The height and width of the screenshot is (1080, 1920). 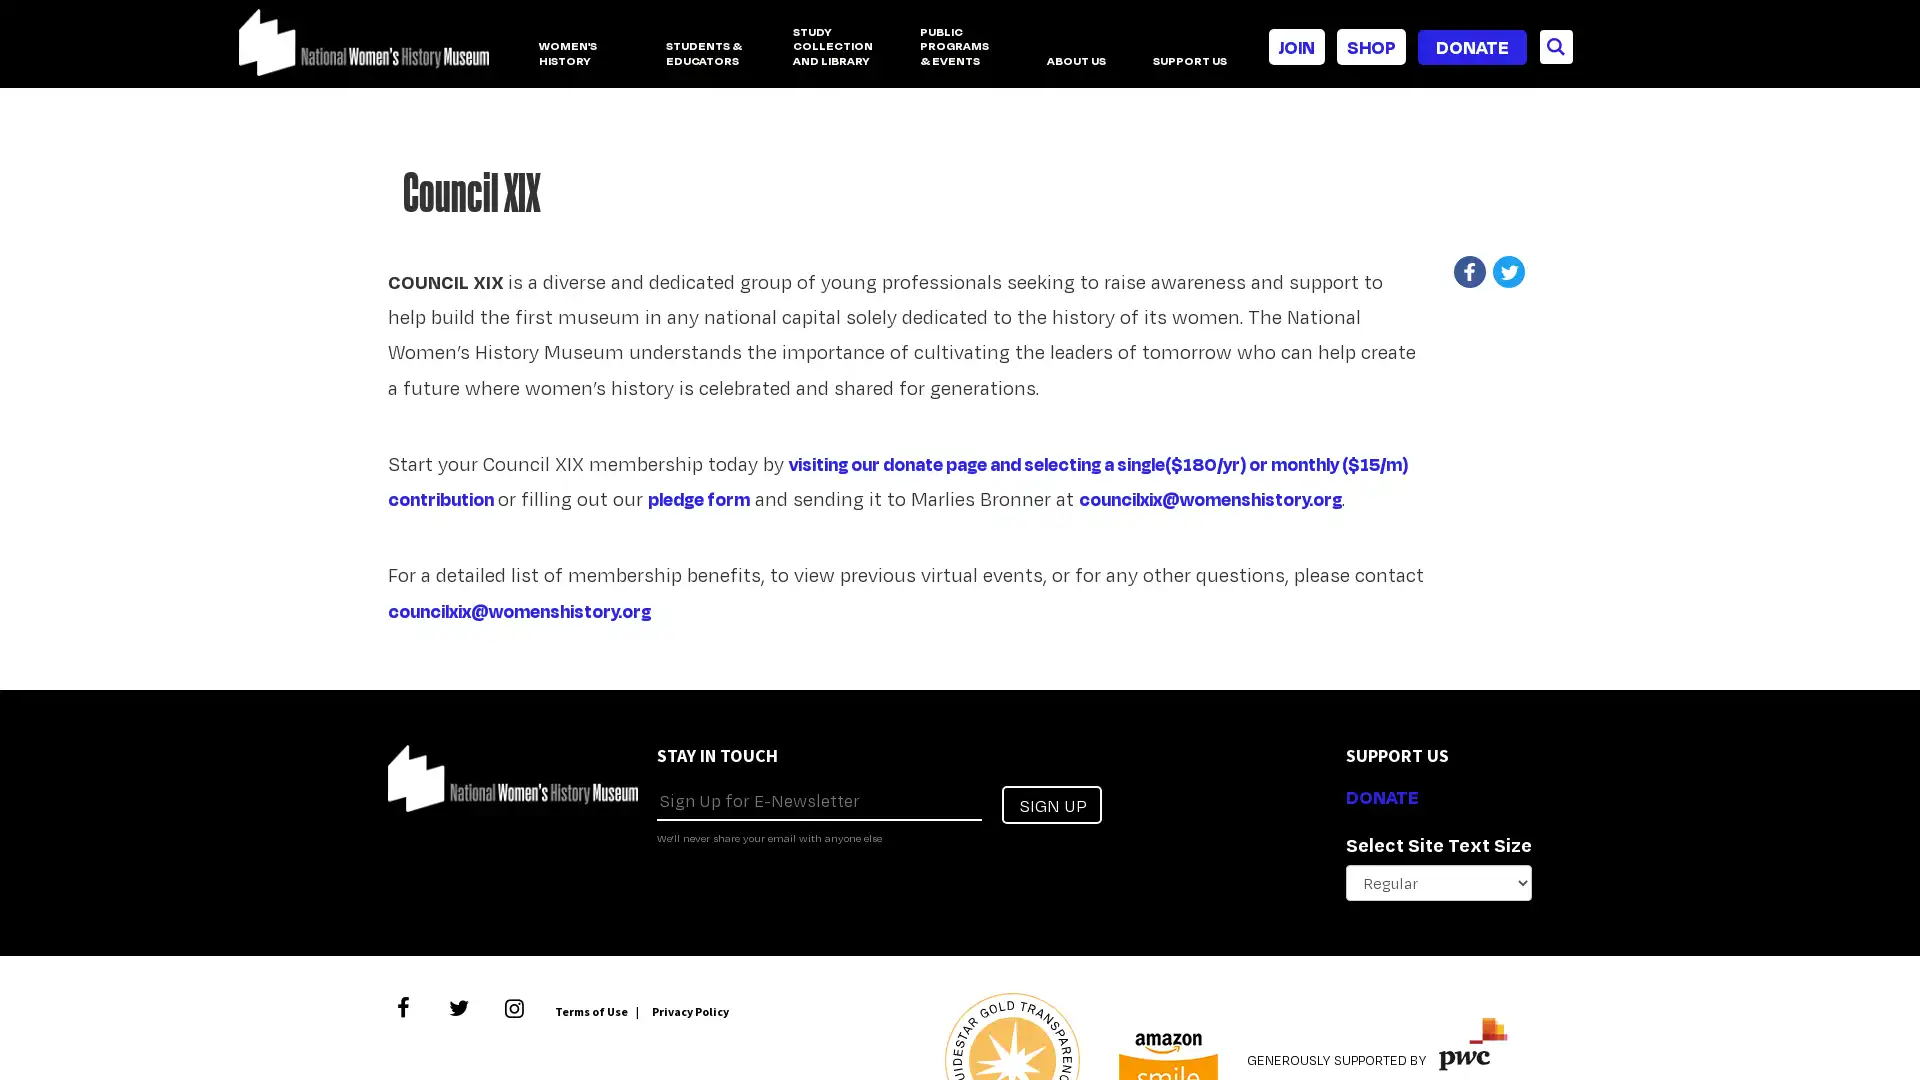 What do you see at coordinates (1512, 272) in the screenshot?
I see `Share to Twitter` at bounding box center [1512, 272].